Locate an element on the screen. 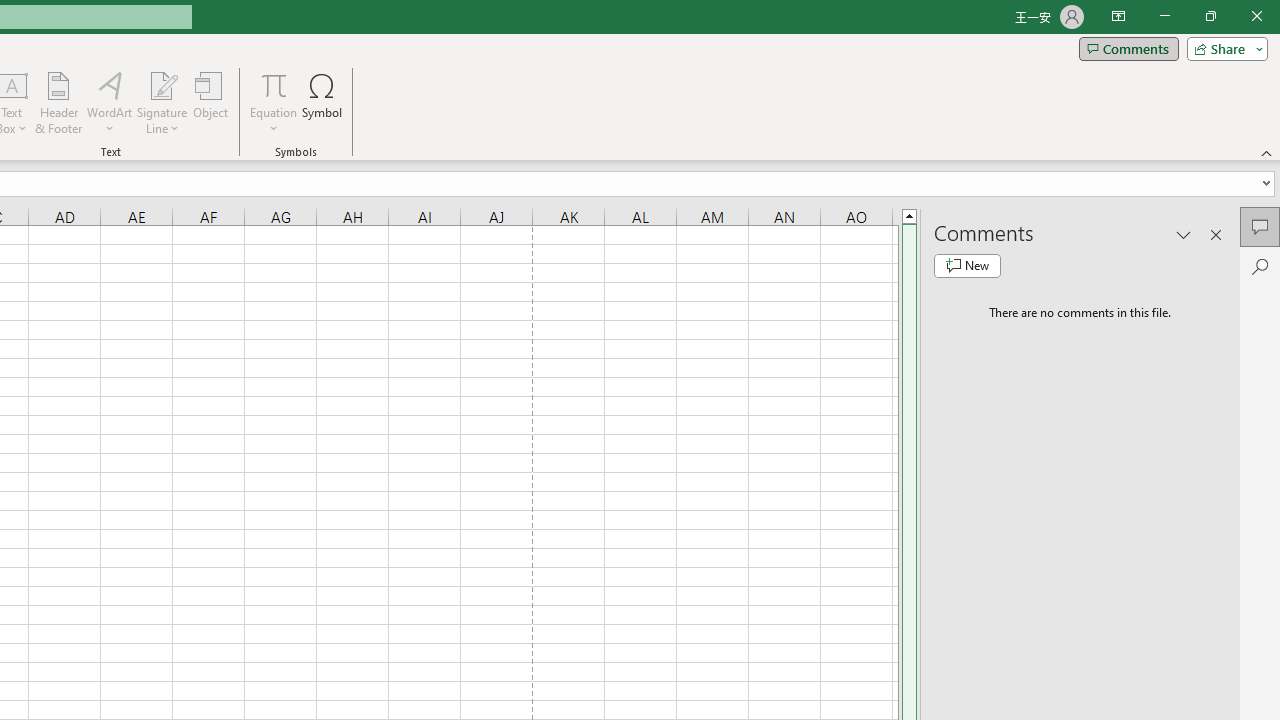 The width and height of the screenshot is (1280, 720). 'Ribbon Display Options' is located at coordinates (1117, 16).